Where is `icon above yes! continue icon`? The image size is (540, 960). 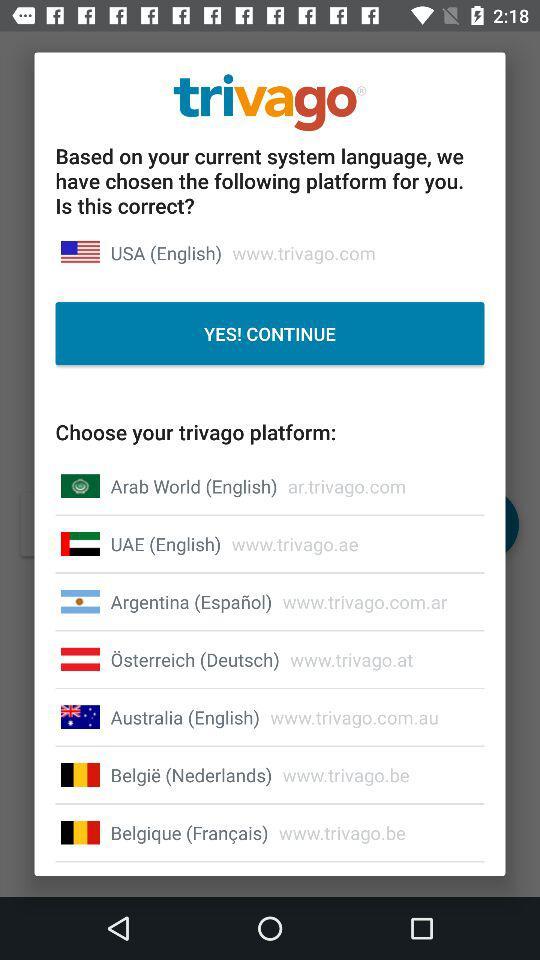
icon above yes! continue icon is located at coordinates (165, 252).